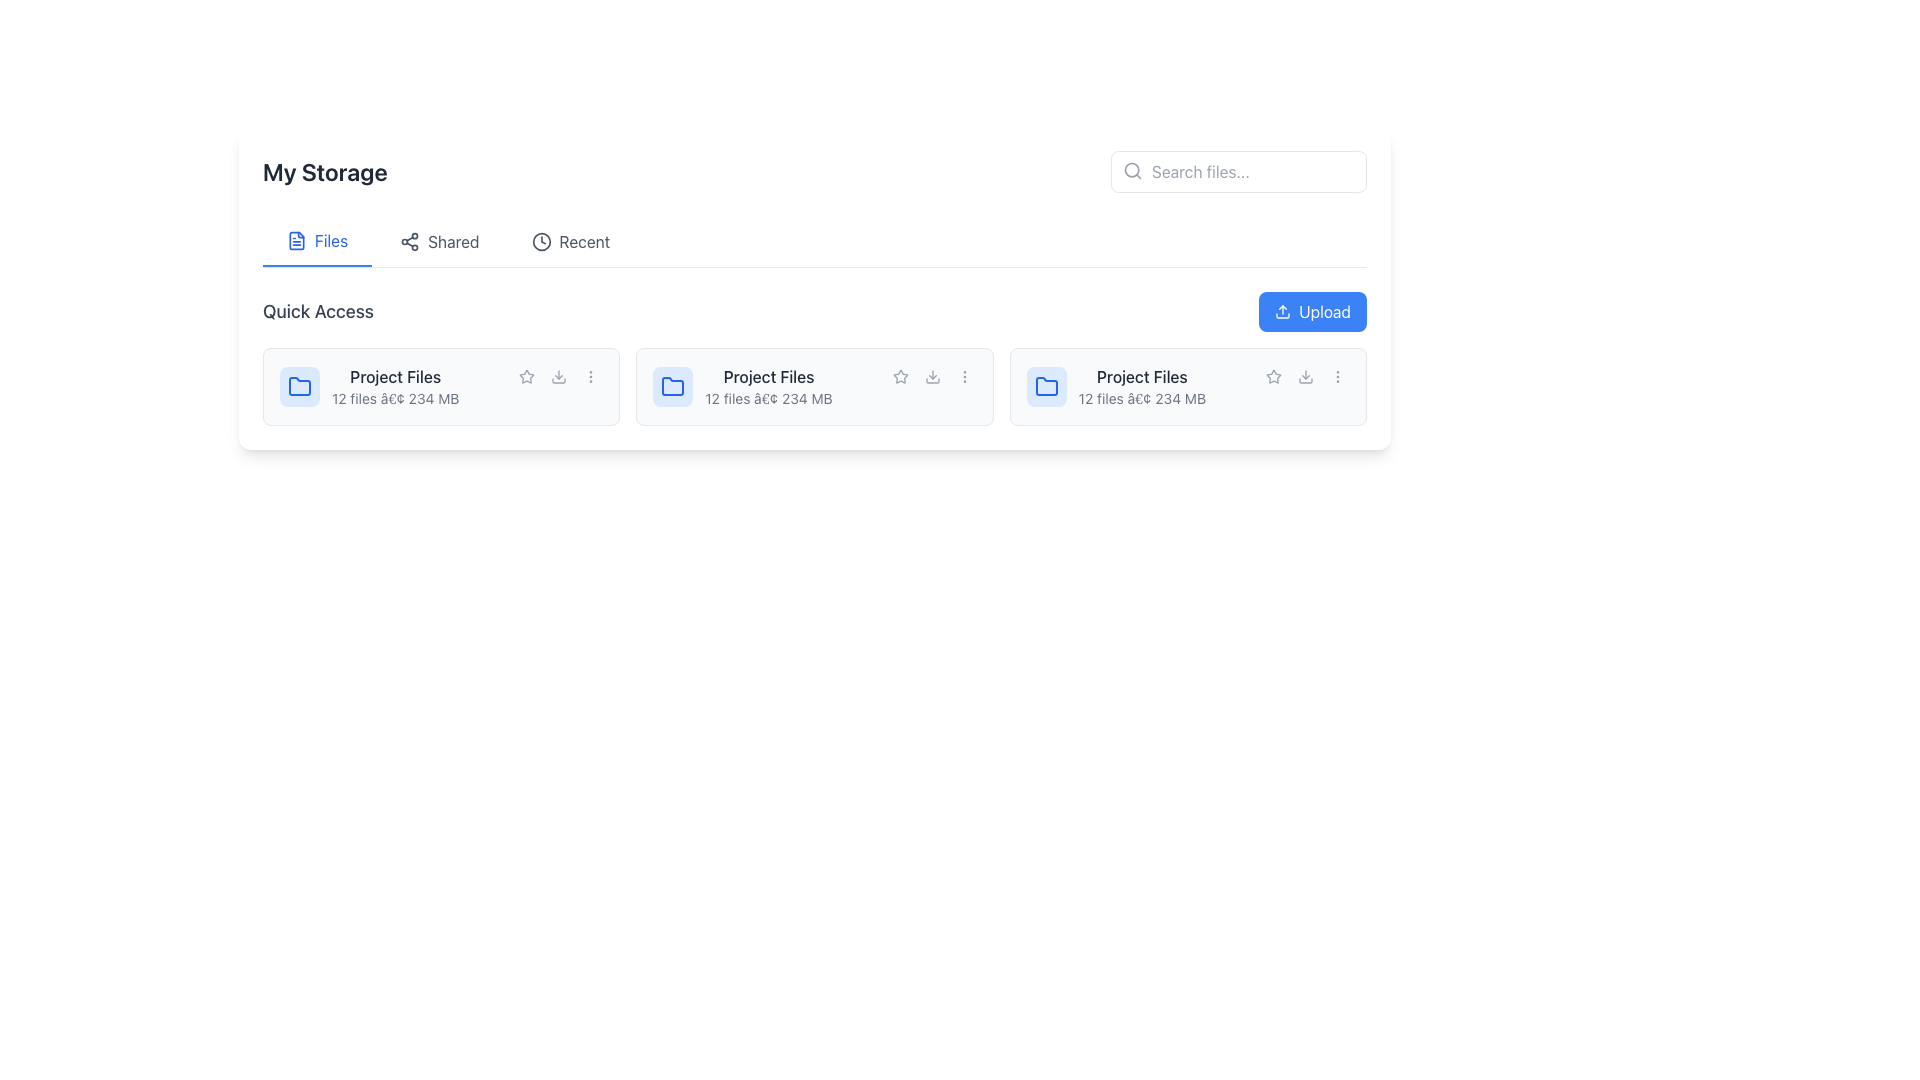 Image resolution: width=1920 pixels, height=1080 pixels. I want to click on the static text label that serves as the title for a specific file or folder card in the Quick Access section, so click(1142, 377).